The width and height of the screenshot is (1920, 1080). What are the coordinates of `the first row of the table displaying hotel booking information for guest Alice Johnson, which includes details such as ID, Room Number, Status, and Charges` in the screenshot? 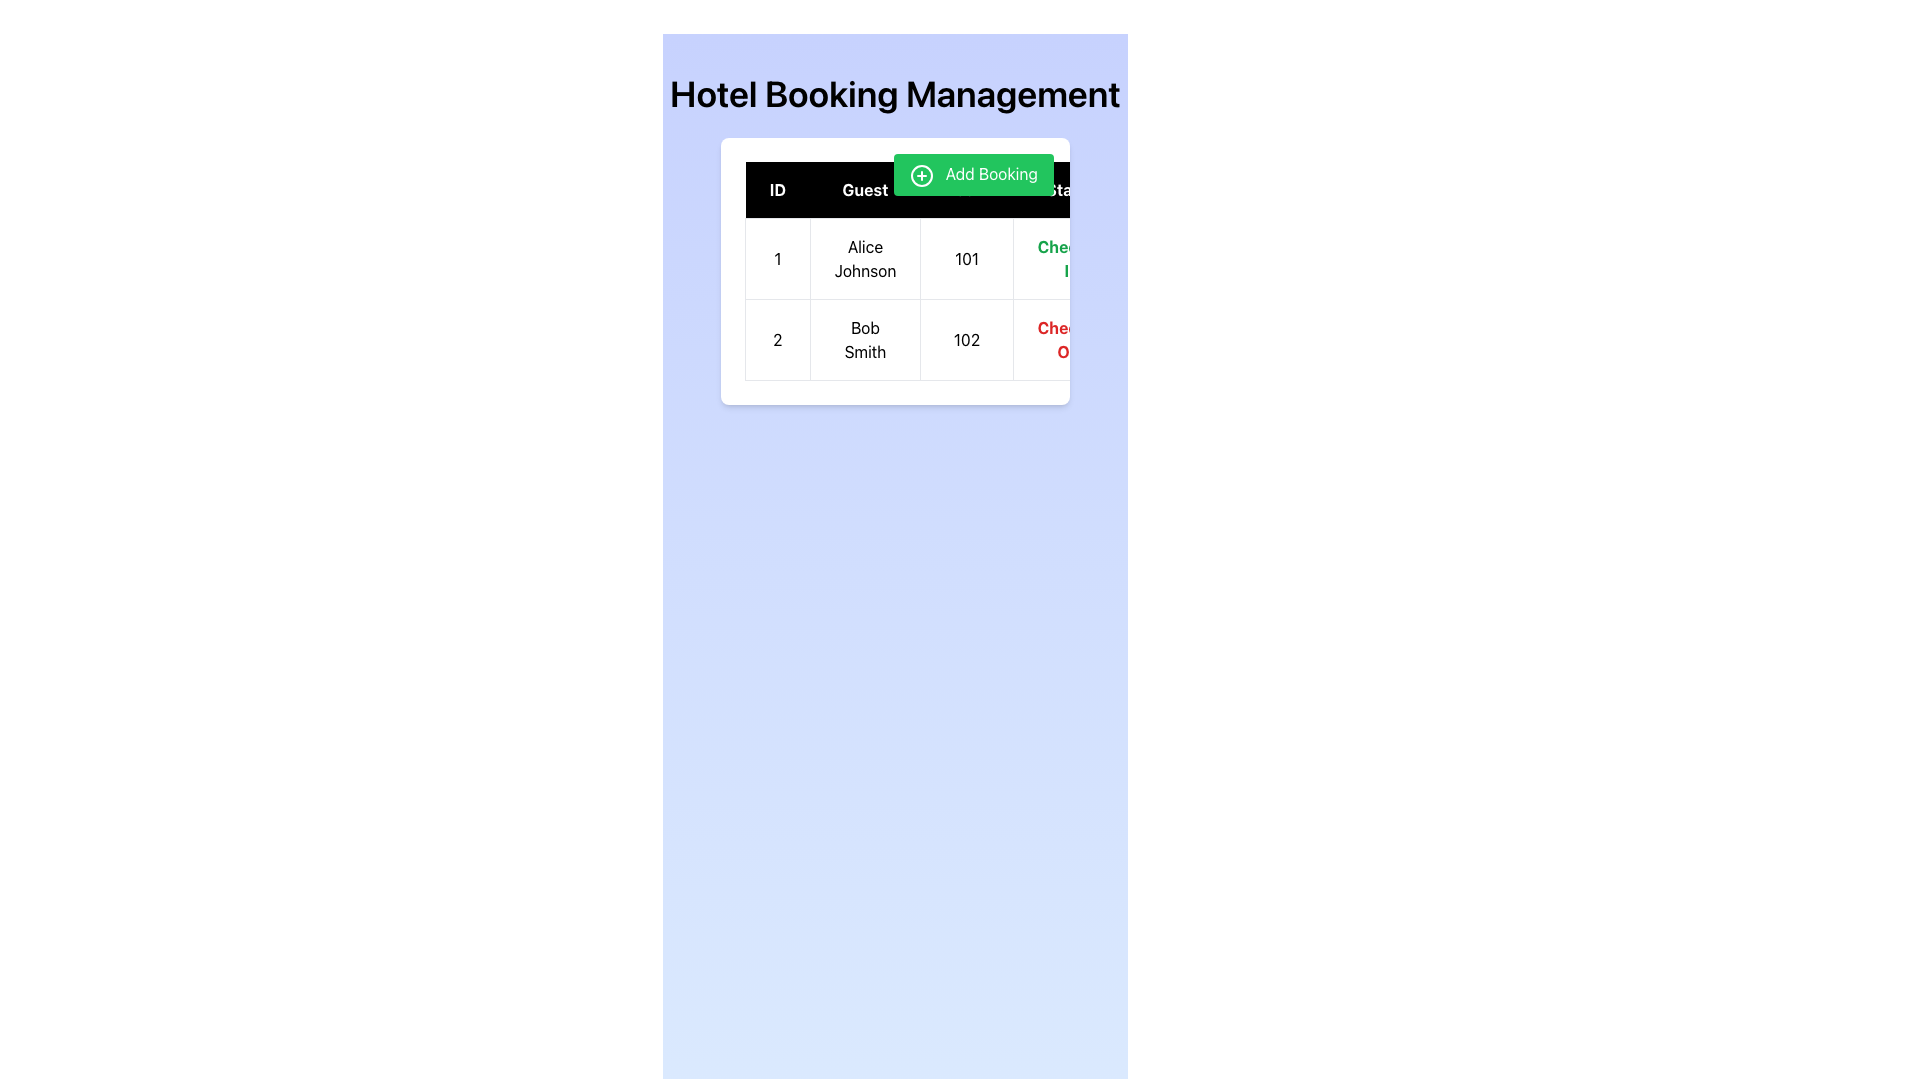 It's located at (993, 257).